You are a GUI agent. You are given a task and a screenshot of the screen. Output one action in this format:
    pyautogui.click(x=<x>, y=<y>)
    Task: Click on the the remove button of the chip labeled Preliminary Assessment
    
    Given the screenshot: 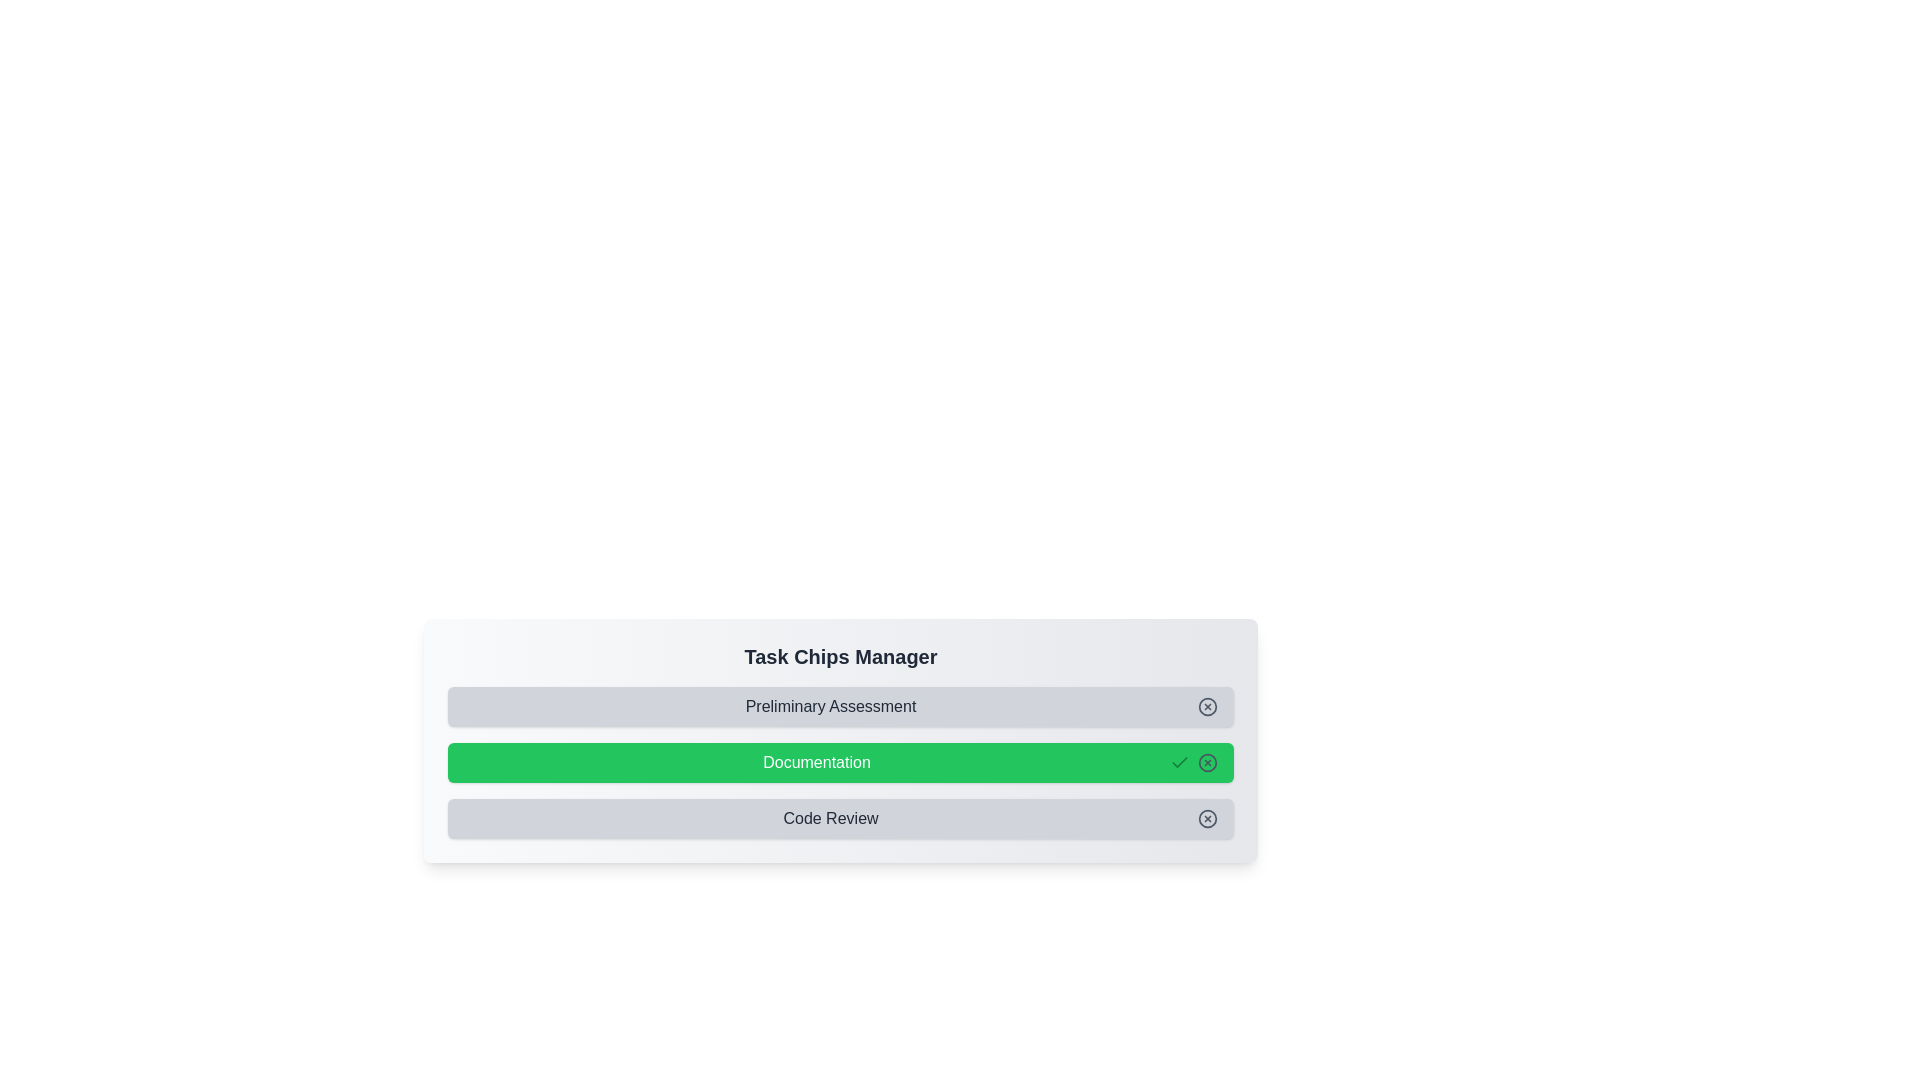 What is the action you would take?
    pyautogui.click(x=1207, y=705)
    